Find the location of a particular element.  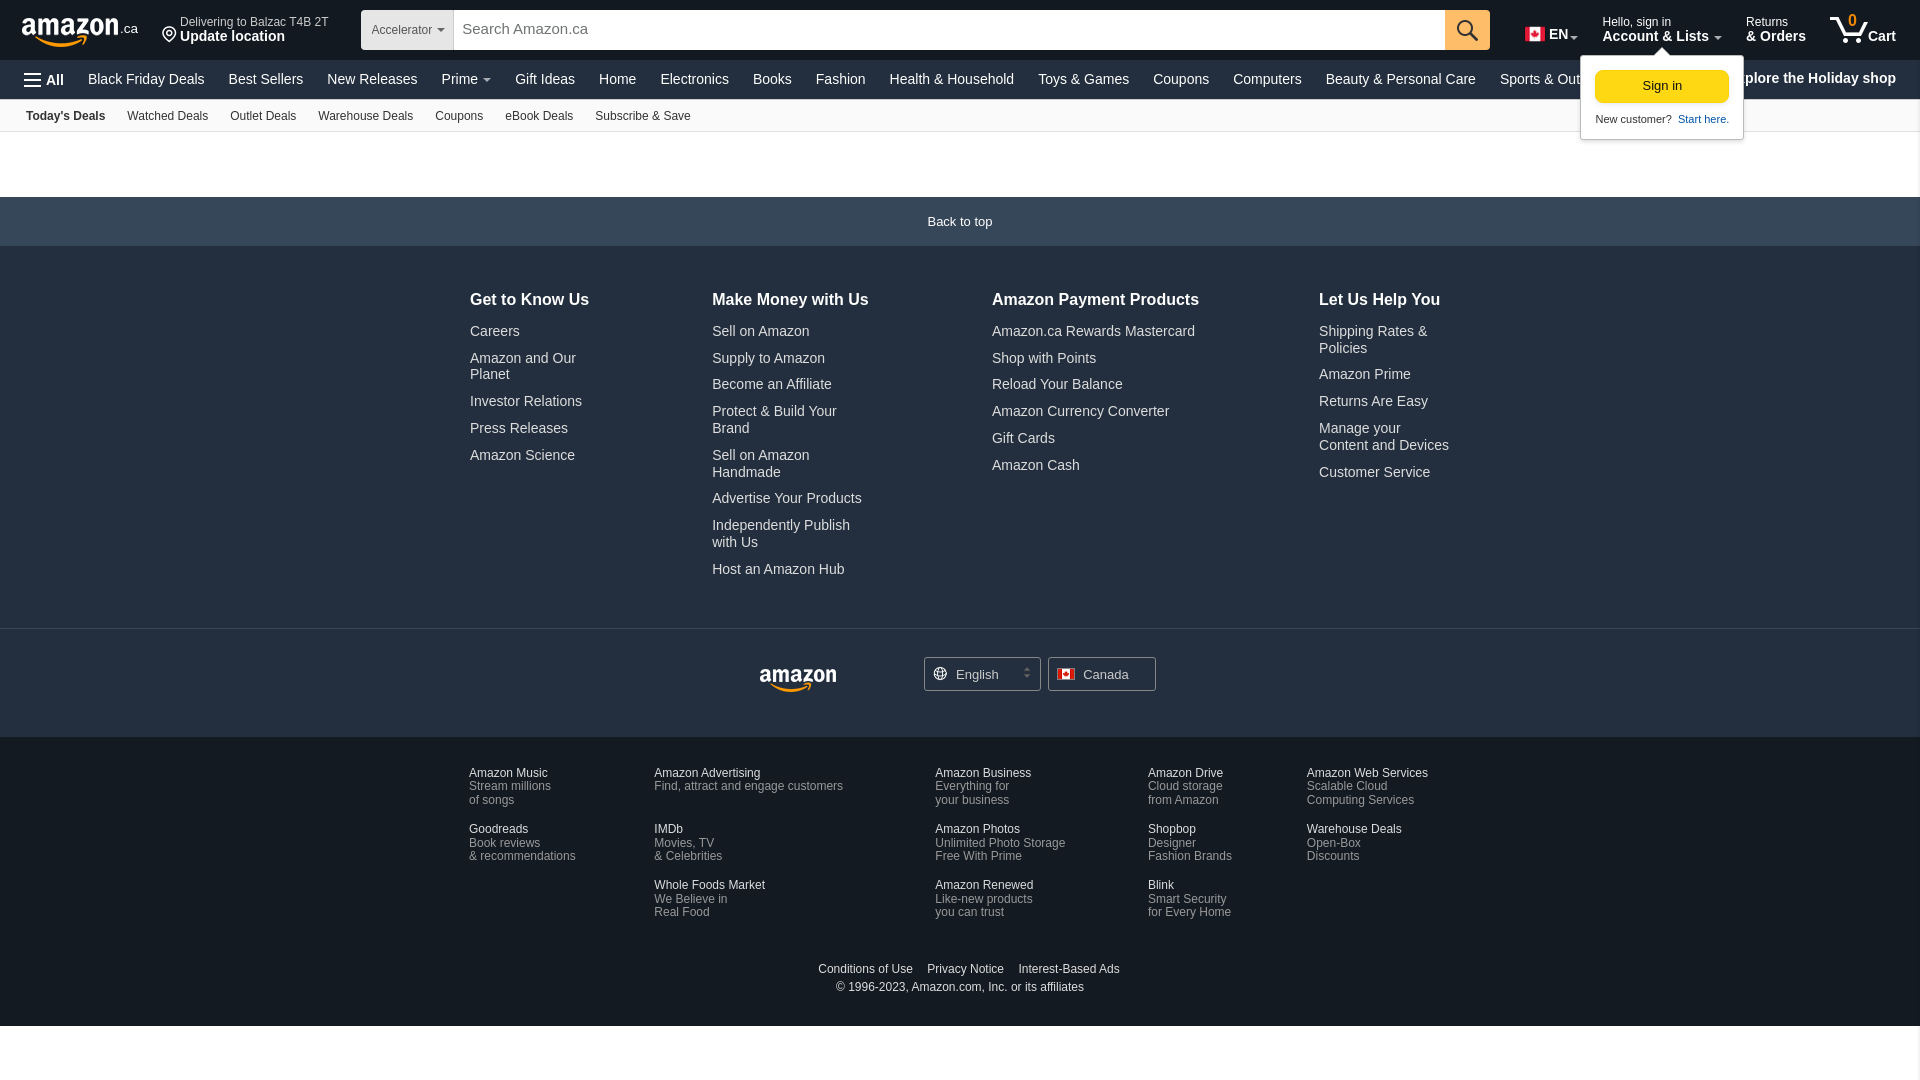

'Gift Ideas' is located at coordinates (545, 77).